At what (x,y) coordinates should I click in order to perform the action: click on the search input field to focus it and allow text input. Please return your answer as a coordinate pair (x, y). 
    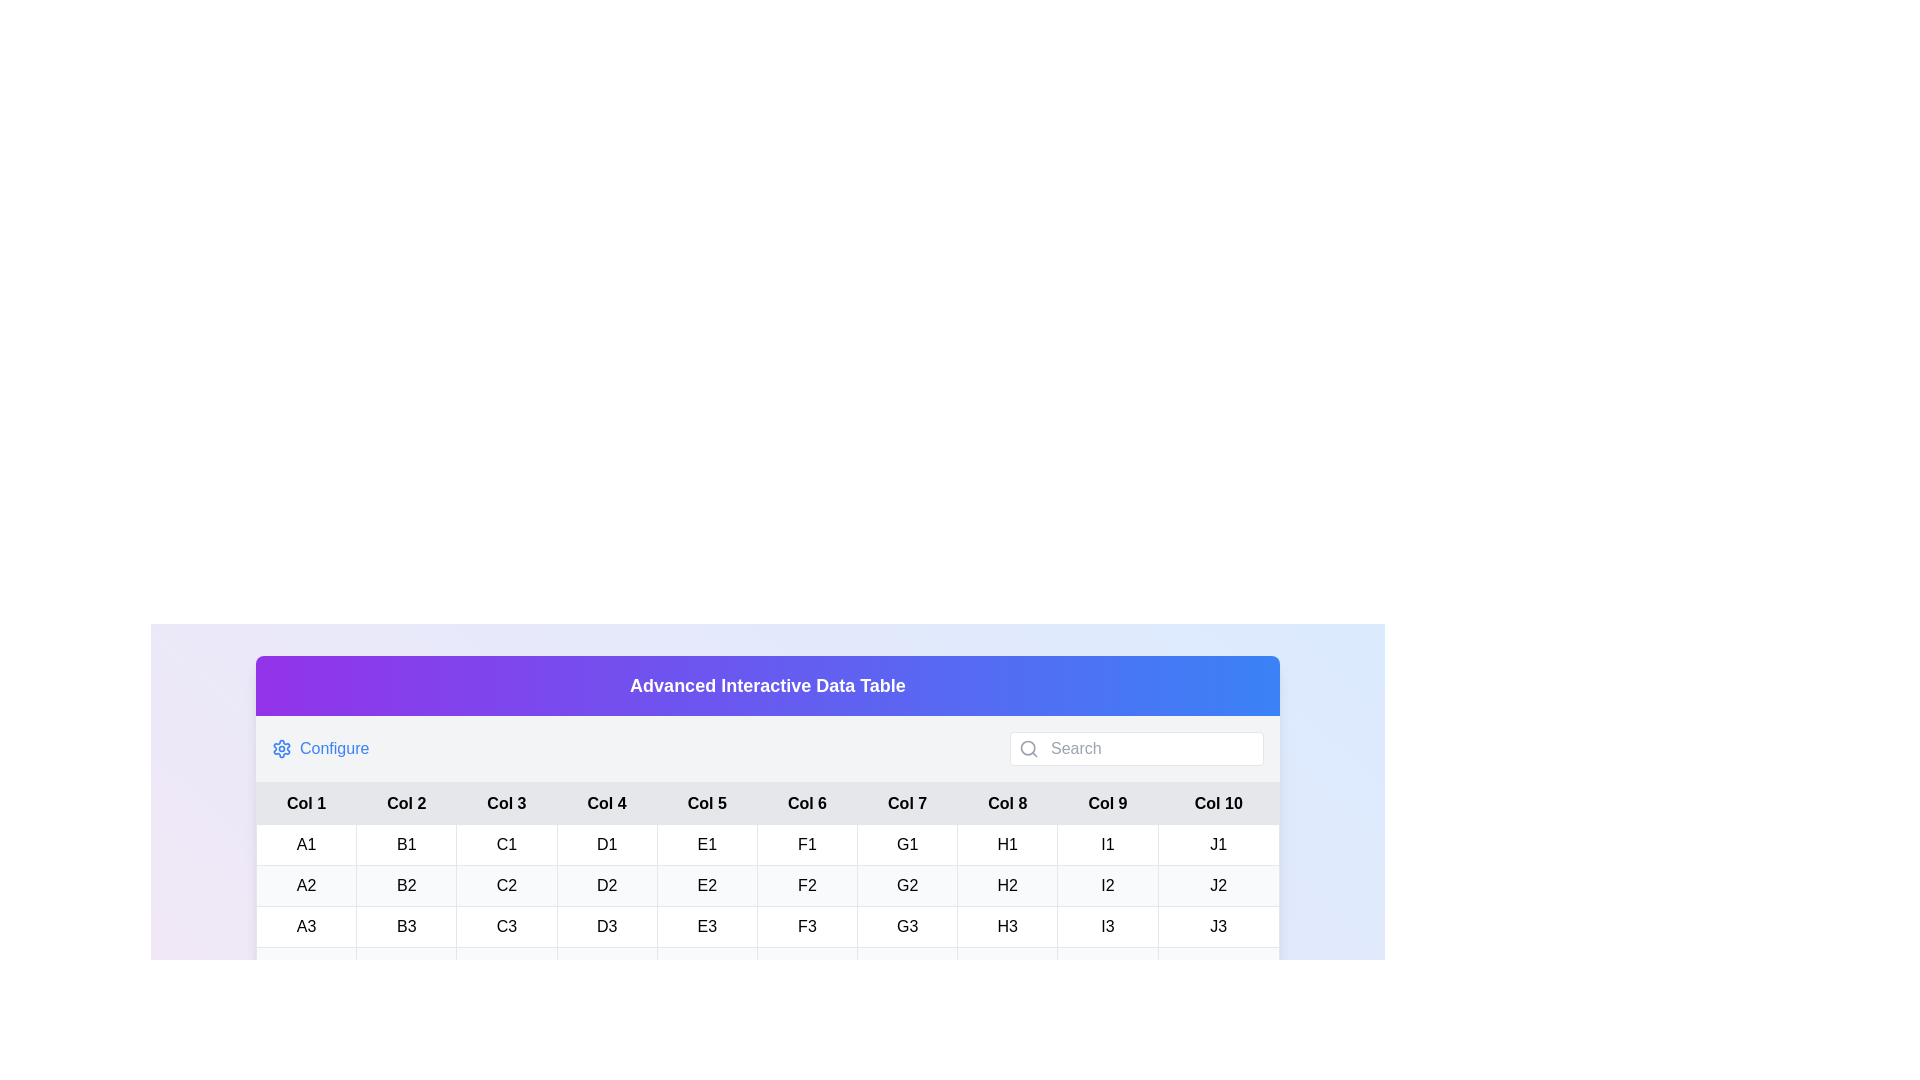
    Looking at the image, I should click on (1151, 748).